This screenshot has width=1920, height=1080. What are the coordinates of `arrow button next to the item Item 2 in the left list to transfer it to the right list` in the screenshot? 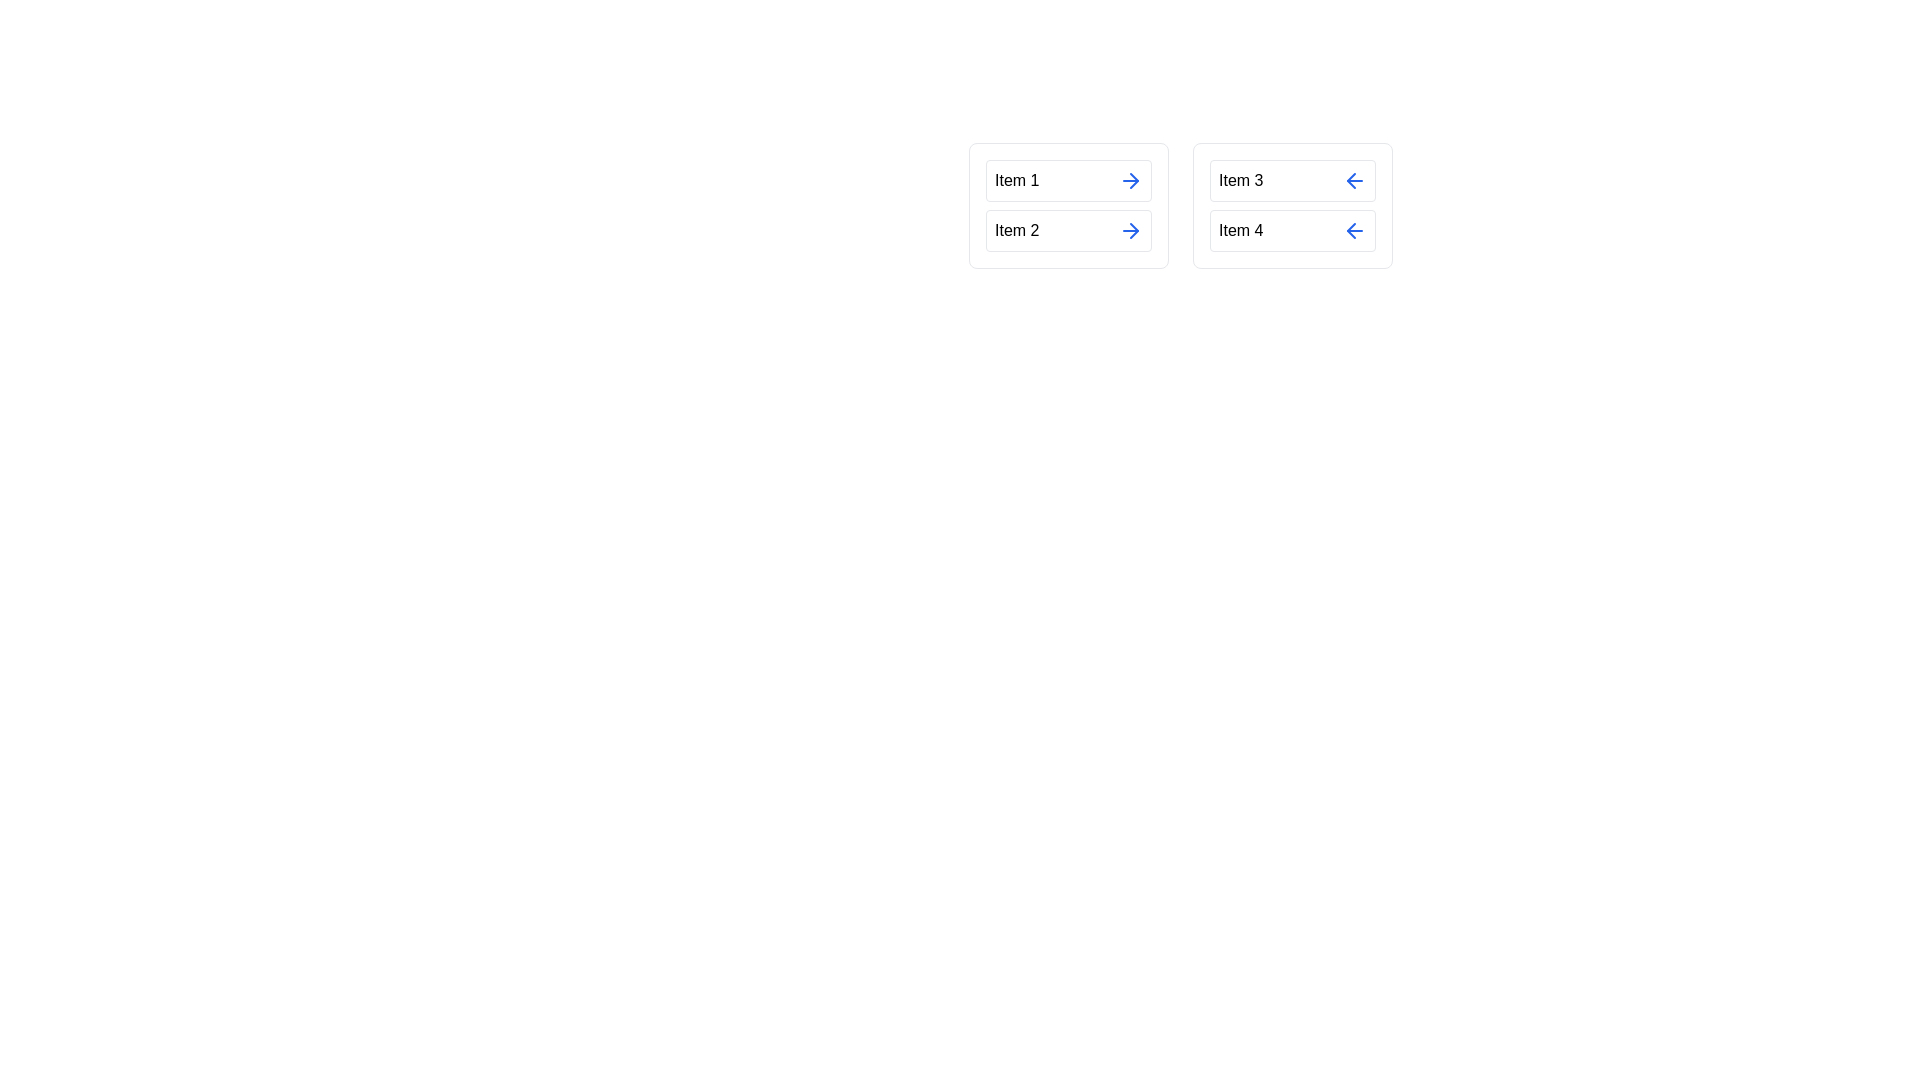 It's located at (1131, 230).